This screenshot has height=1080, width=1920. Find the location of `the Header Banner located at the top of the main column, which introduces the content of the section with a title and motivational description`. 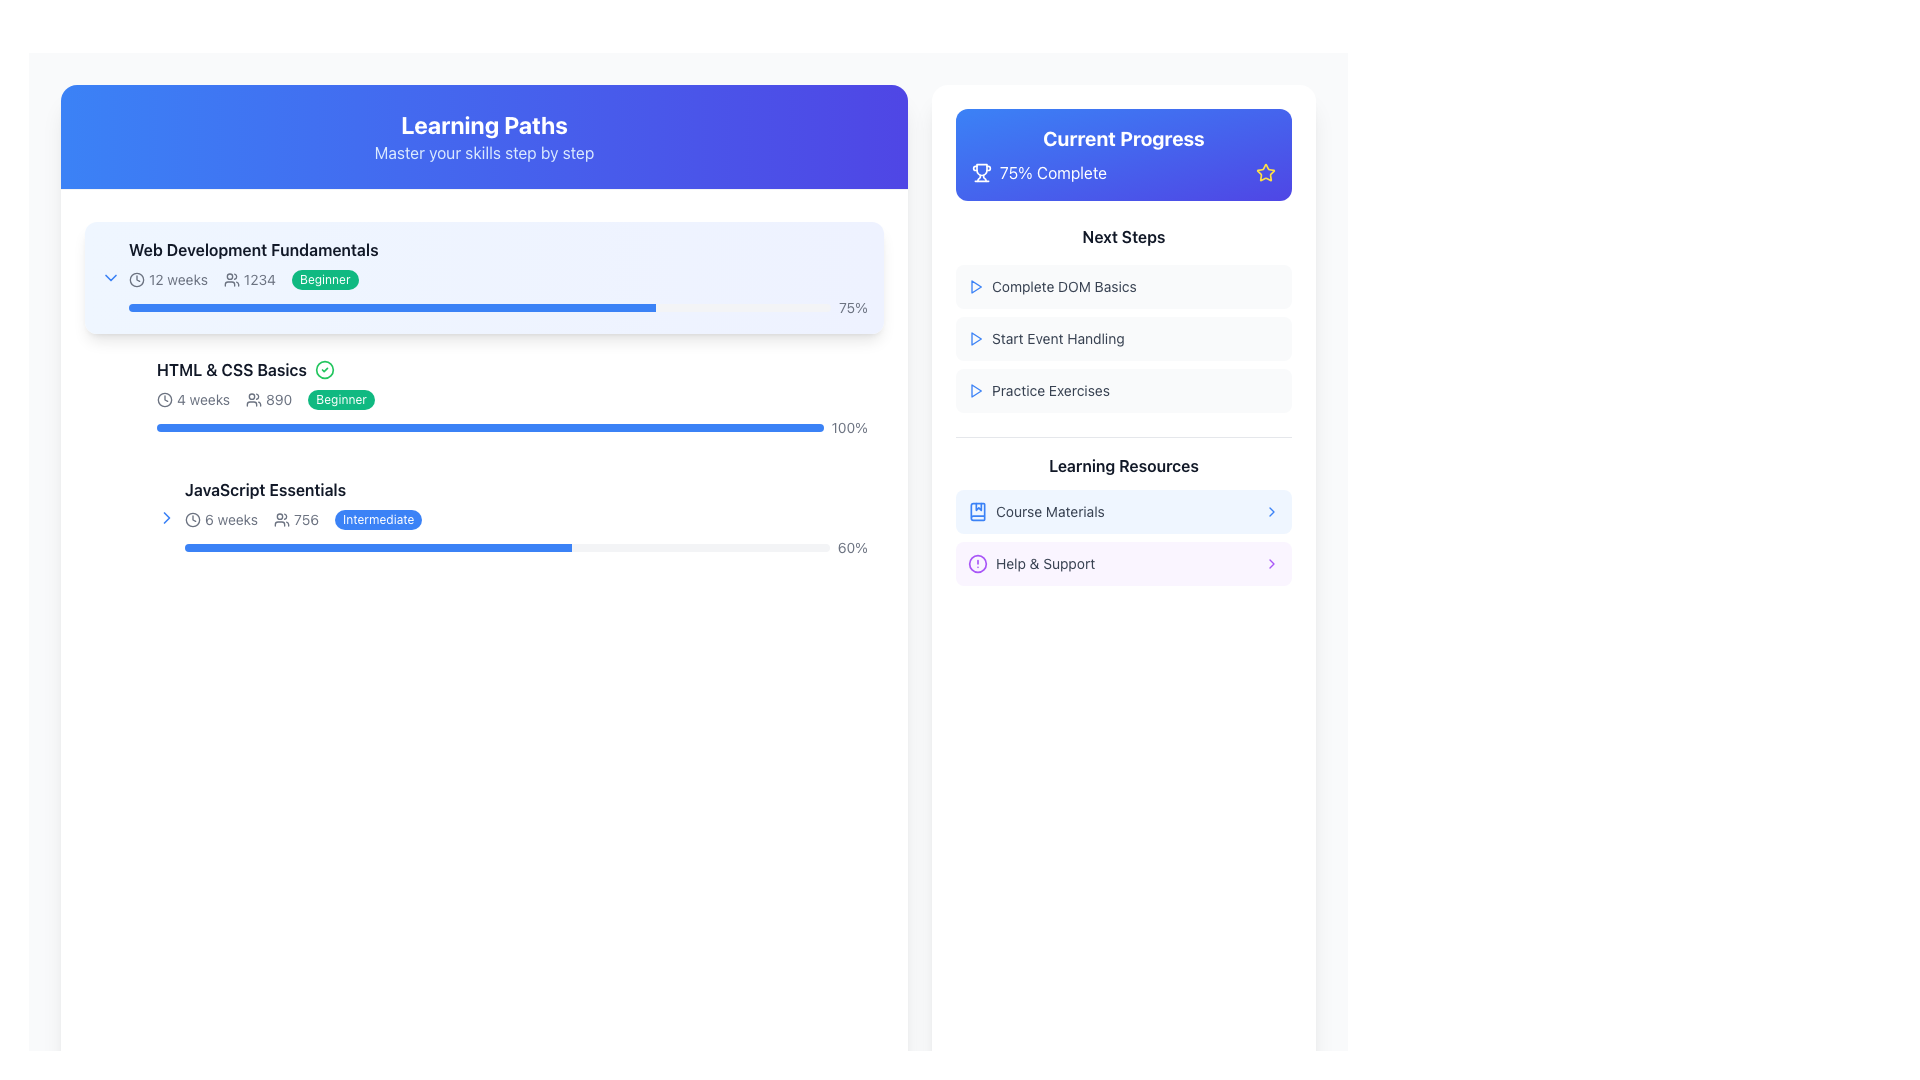

the Header Banner located at the top of the main column, which introduces the content of the section with a title and motivational description is located at coordinates (484, 136).